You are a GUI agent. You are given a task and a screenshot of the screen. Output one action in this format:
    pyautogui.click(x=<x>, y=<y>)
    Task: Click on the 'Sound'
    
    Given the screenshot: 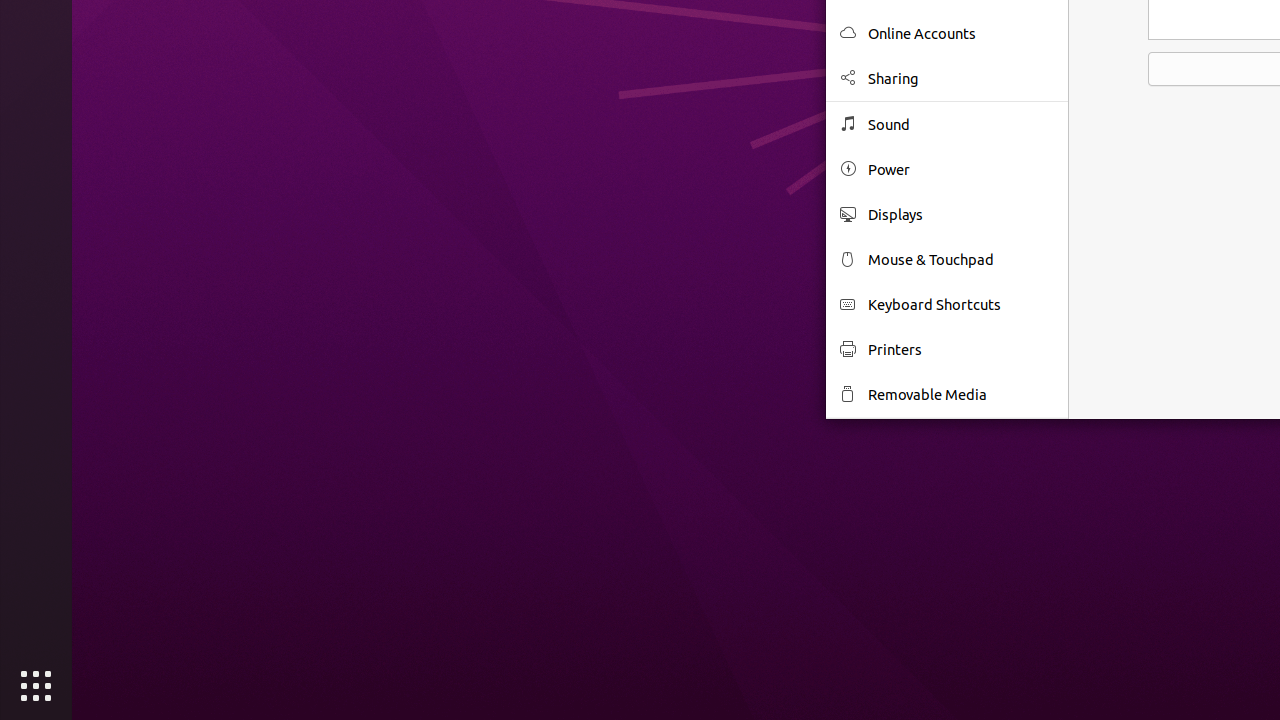 What is the action you would take?
    pyautogui.click(x=961, y=124)
    